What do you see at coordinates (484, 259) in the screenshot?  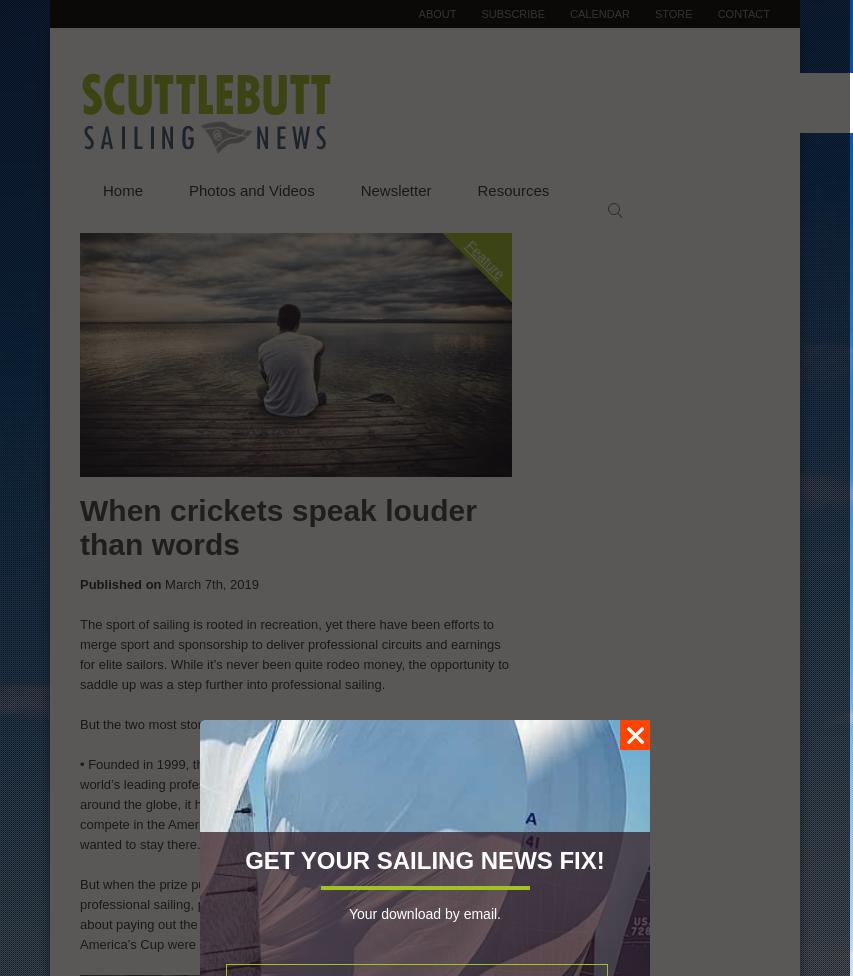 I see `'Feature'` at bounding box center [484, 259].